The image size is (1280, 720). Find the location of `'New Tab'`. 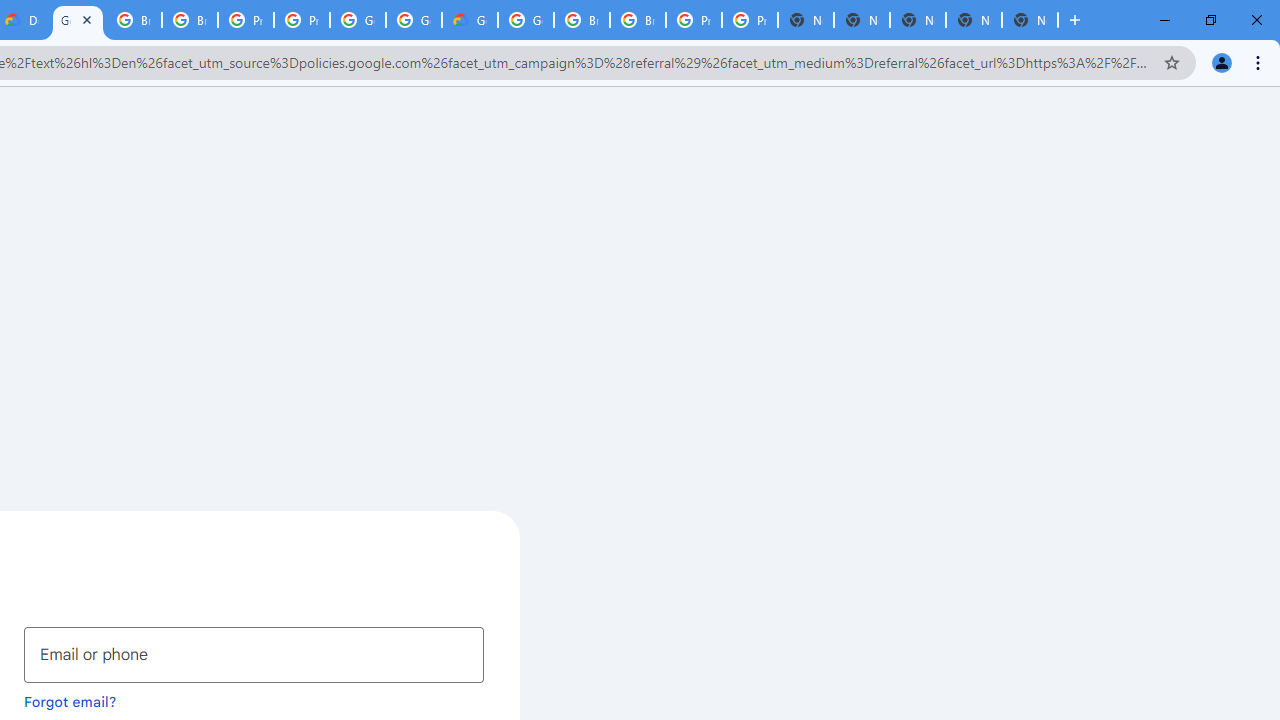

'New Tab' is located at coordinates (1030, 20).